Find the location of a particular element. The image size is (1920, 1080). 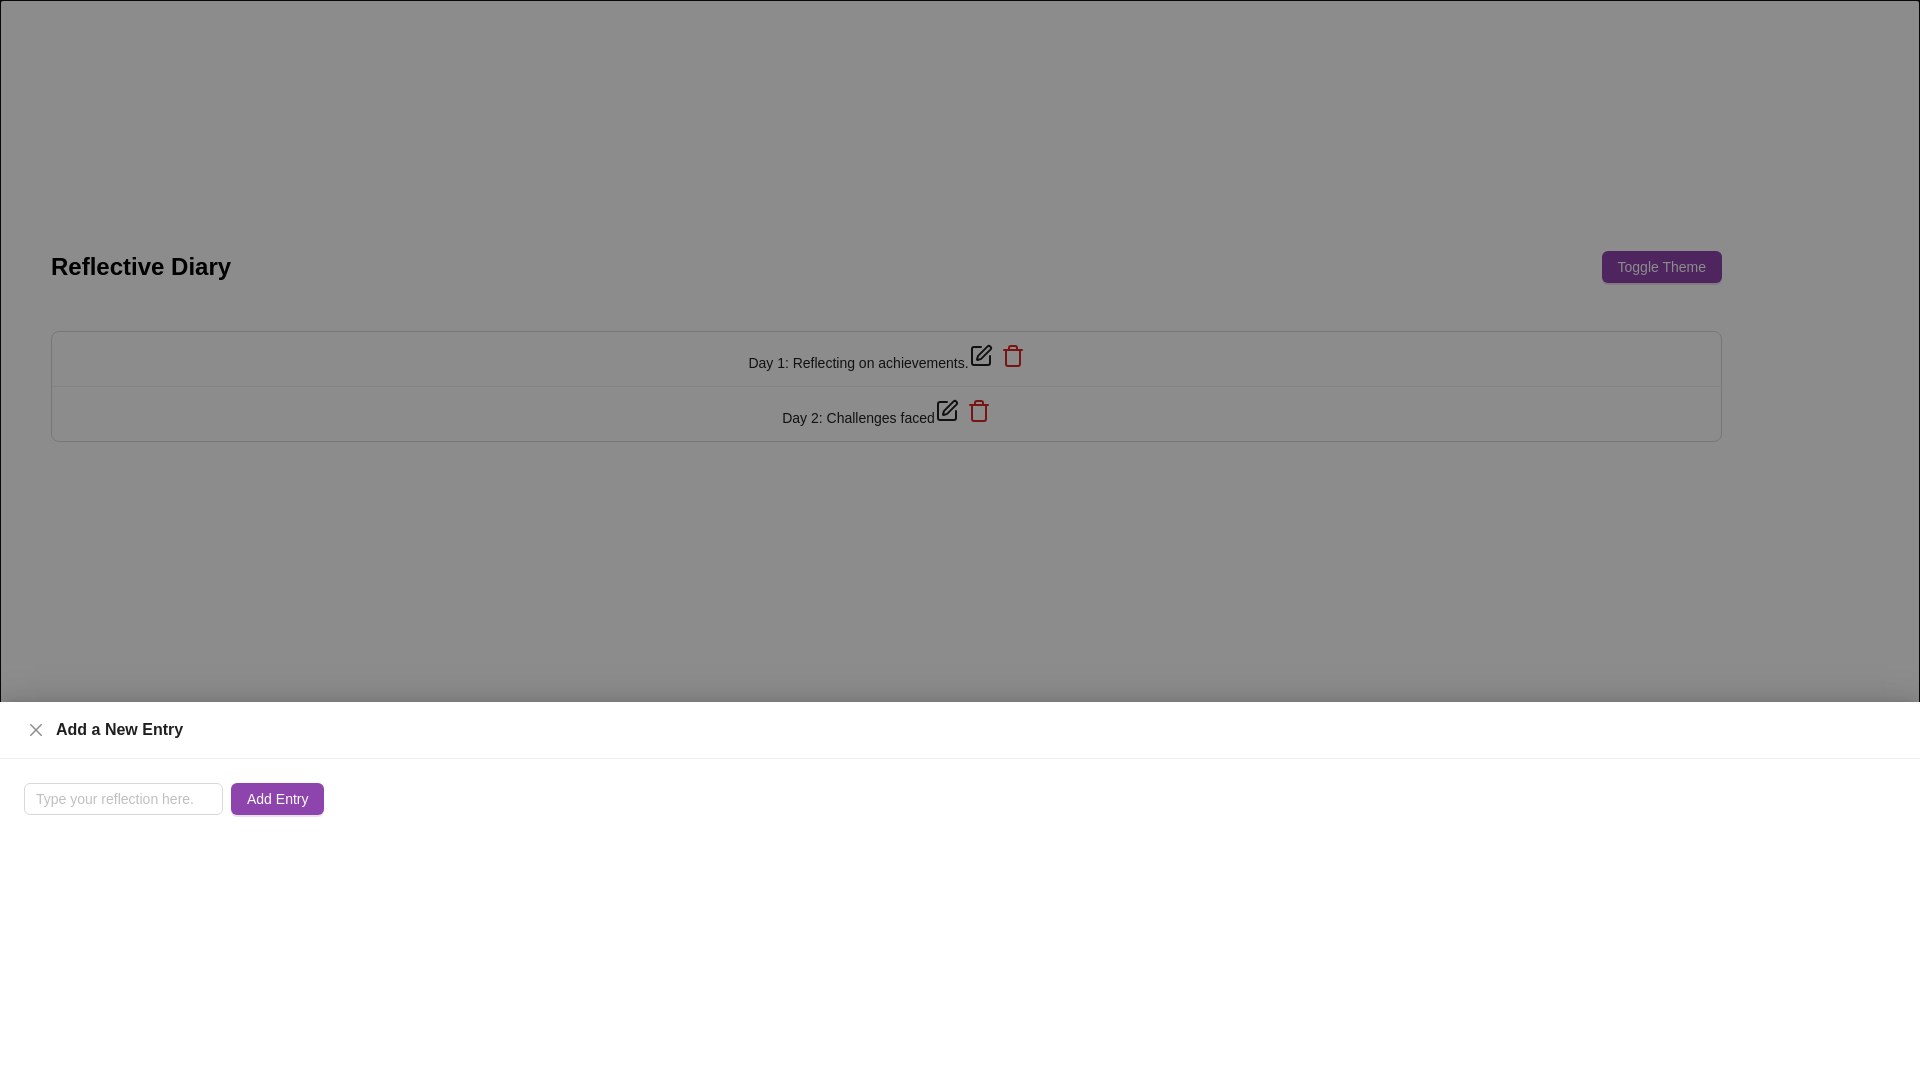

the edit icon in the action group located to the far right of the text 'Day 1: Reflecting on achievements.' to initiate edit mode is located at coordinates (996, 354).